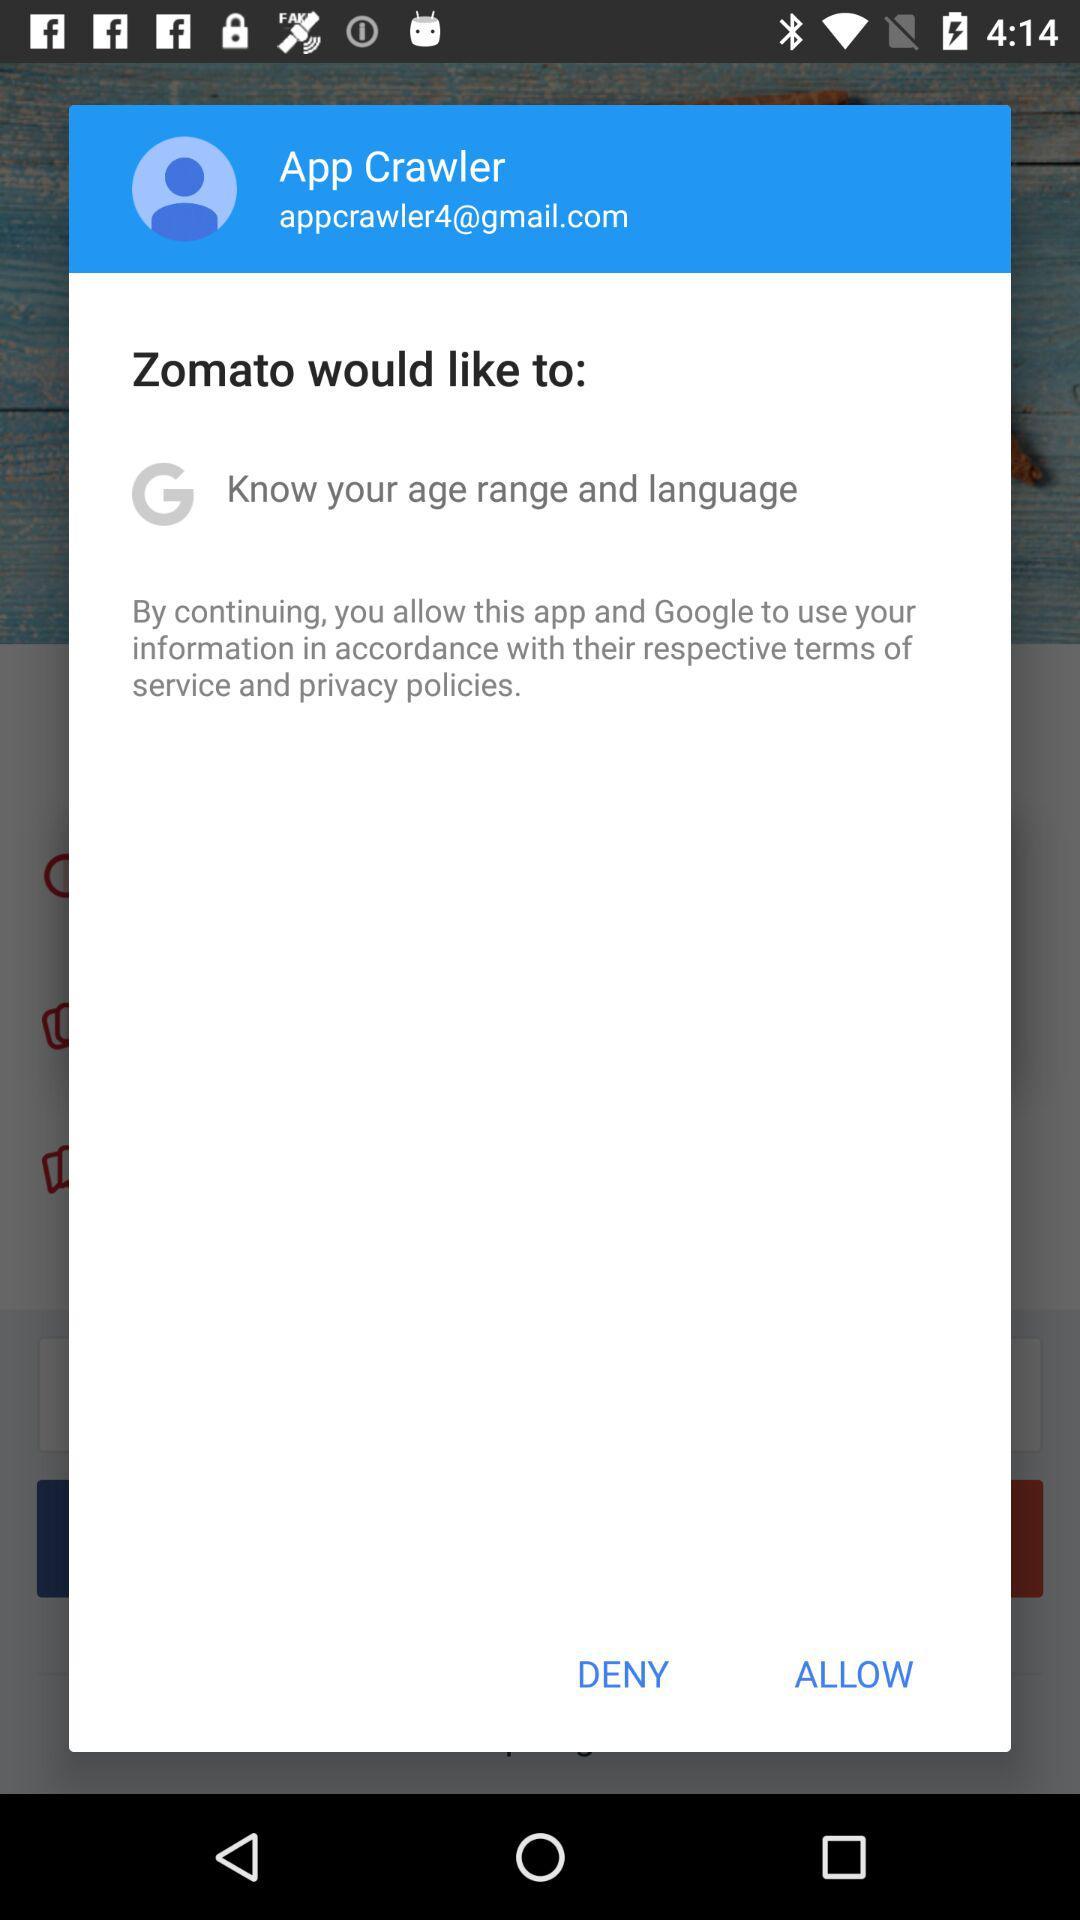 The width and height of the screenshot is (1080, 1920). I want to click on deny button, so click(621, 1673).